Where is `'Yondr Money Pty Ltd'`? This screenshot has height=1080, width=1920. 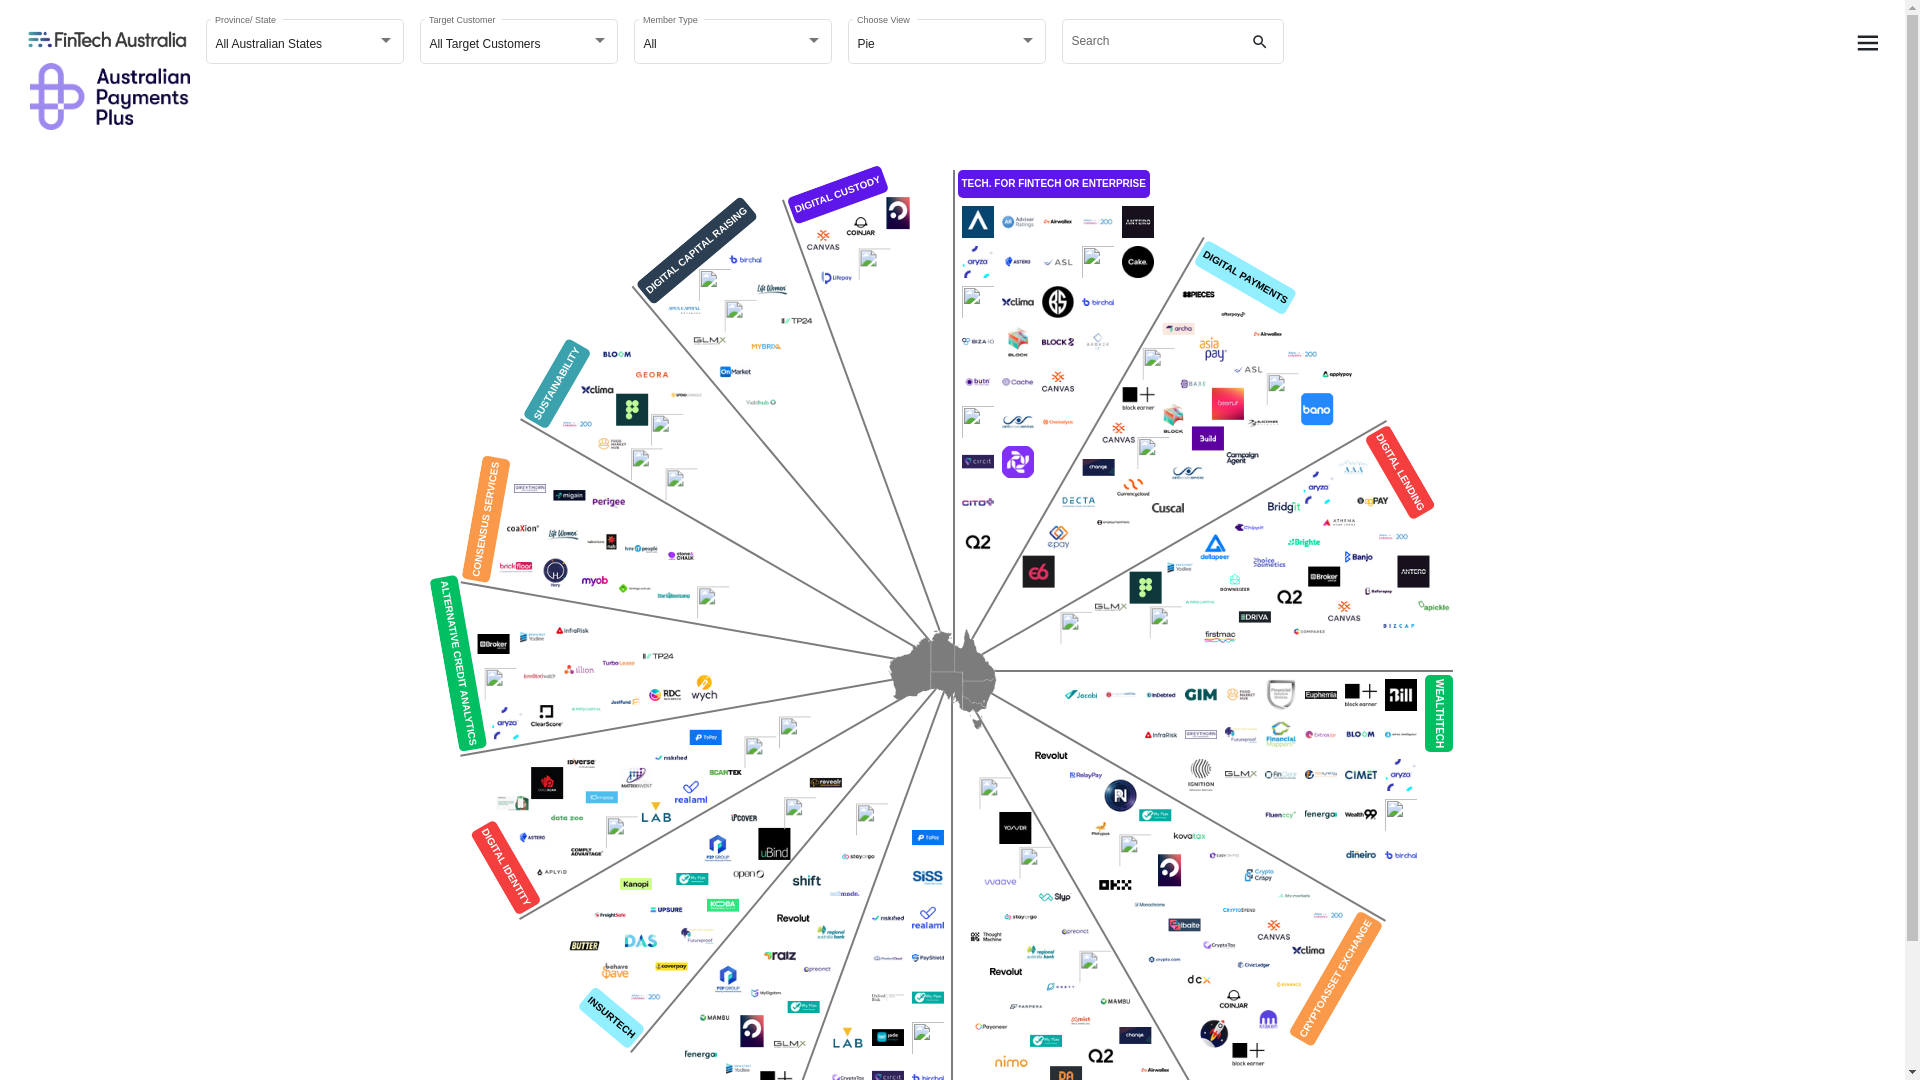 'Yondr Money Pty Ltd' is located at coordinates (1014, 828).